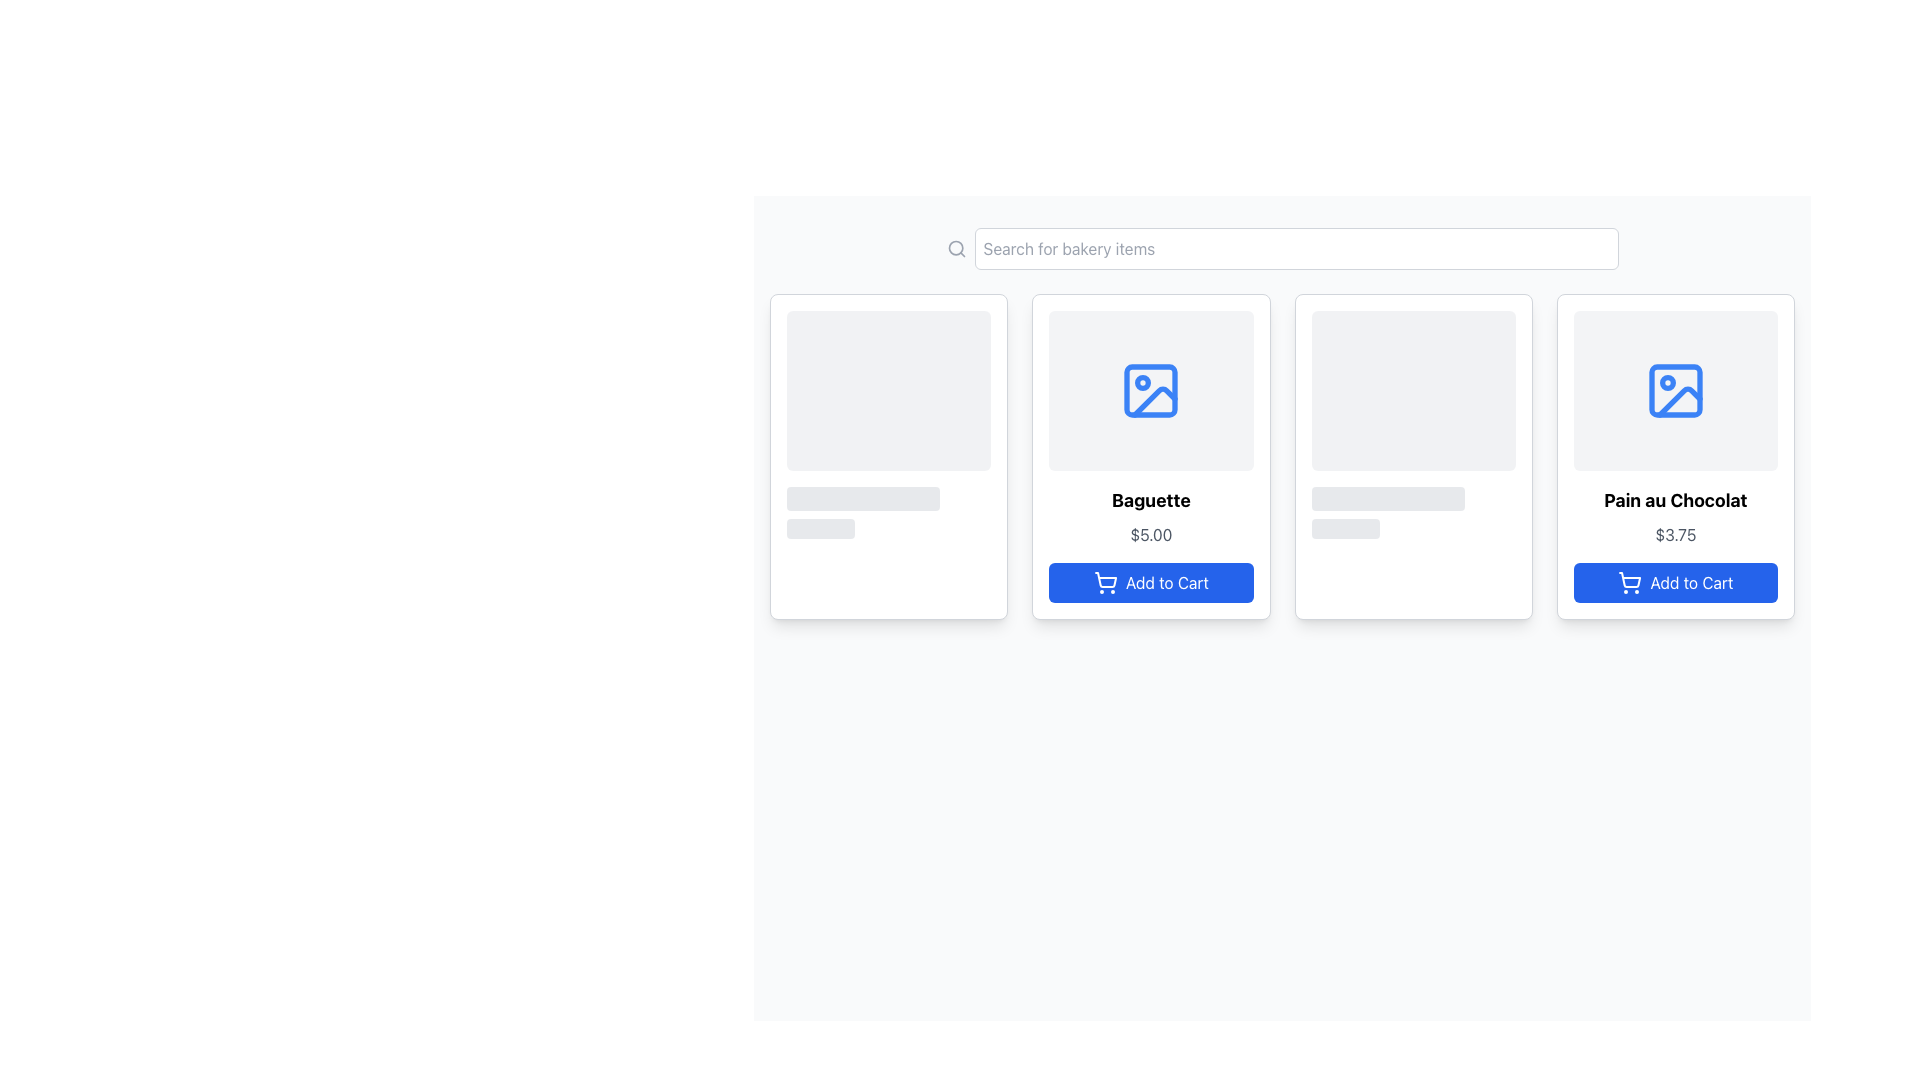  Describe the element at coordinates (1630, 580) in the screenshot. I see `the Add to Cart button represented by the cart icon located at the bottom of the rightmost product card for 'Pain au Chocolat'` at that location.